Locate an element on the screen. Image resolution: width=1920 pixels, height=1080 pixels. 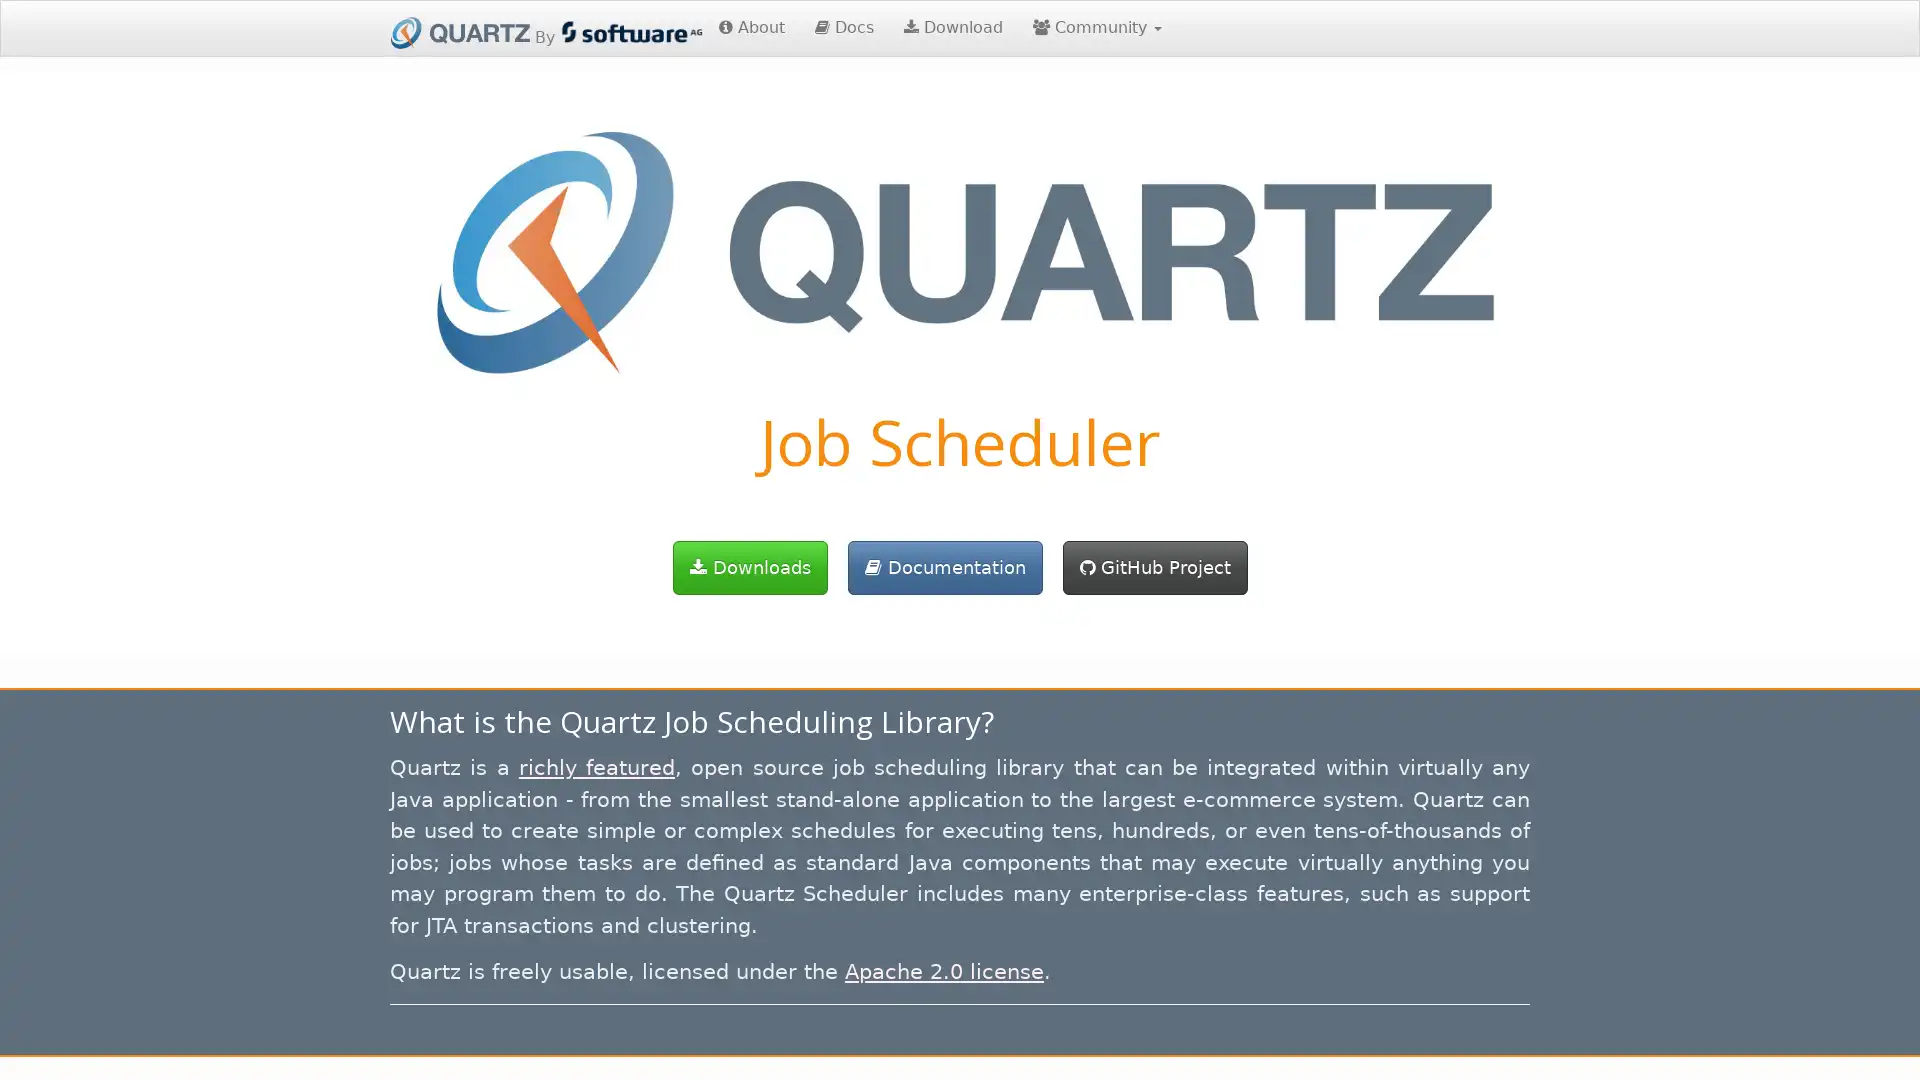
Documentation is located at coordinates (943, 567).